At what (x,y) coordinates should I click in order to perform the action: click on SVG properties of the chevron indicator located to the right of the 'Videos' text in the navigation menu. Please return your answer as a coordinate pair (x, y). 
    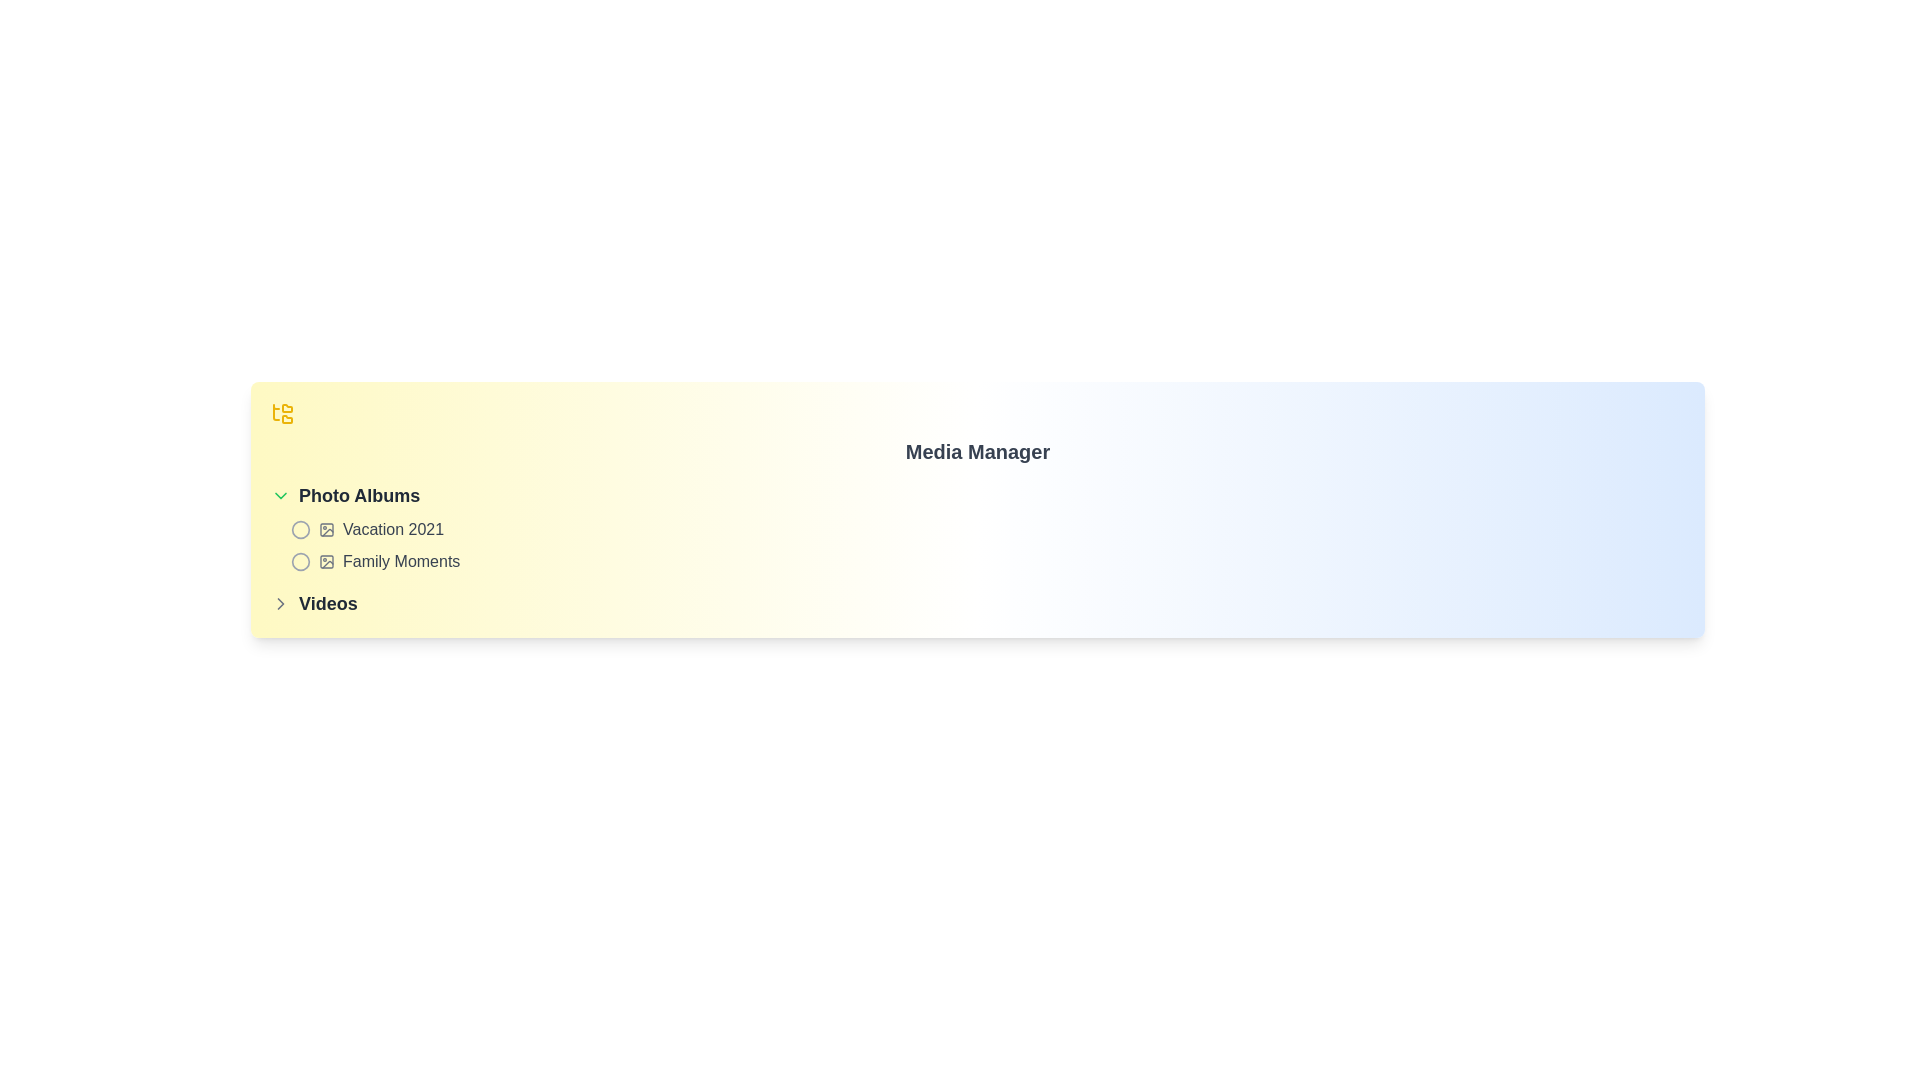
    Looking at the image, I should click on (280, 603).